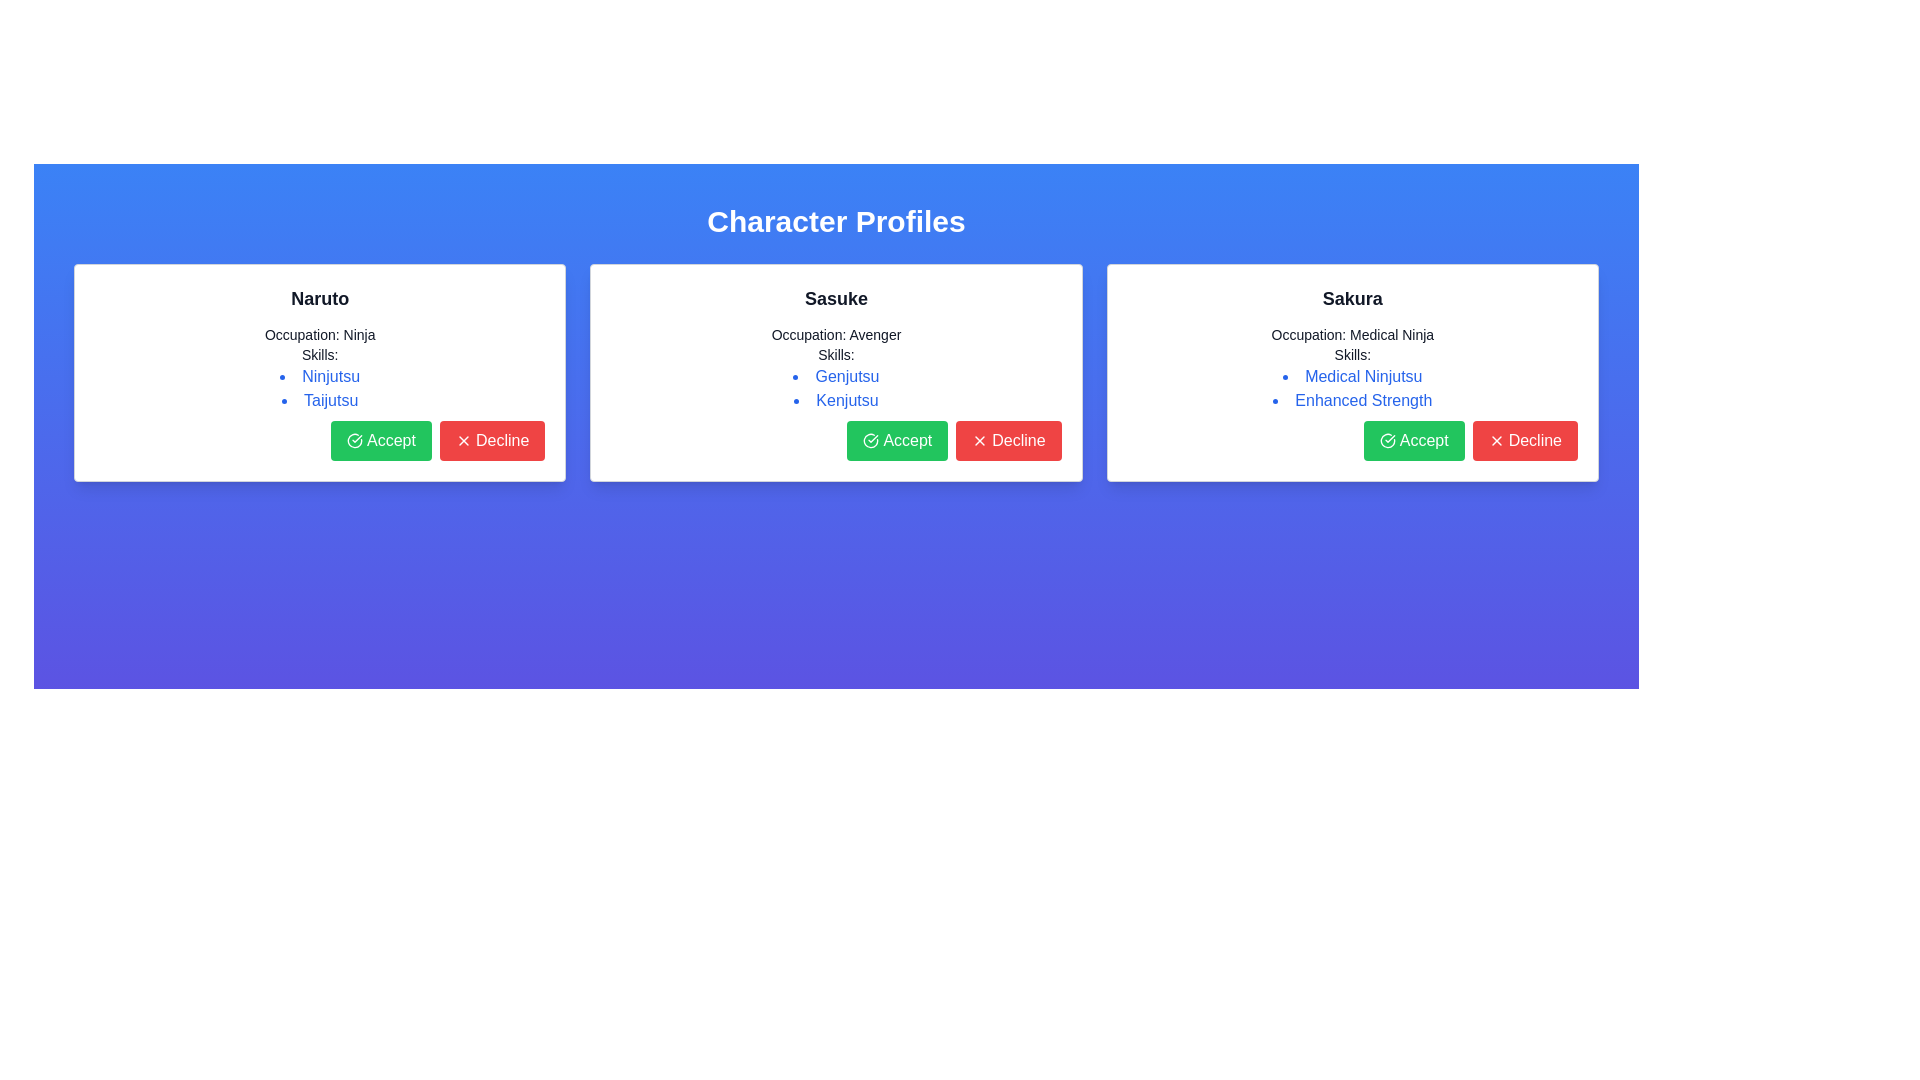 The image size is (1920, 1080). What do you see at coordinates (1524, 439) in the screenshot?
I see `the decline button located in the bottom-right corner of the highlighted profile card for Sakura to trigger hover effects` at bounding box center [1524, 439].